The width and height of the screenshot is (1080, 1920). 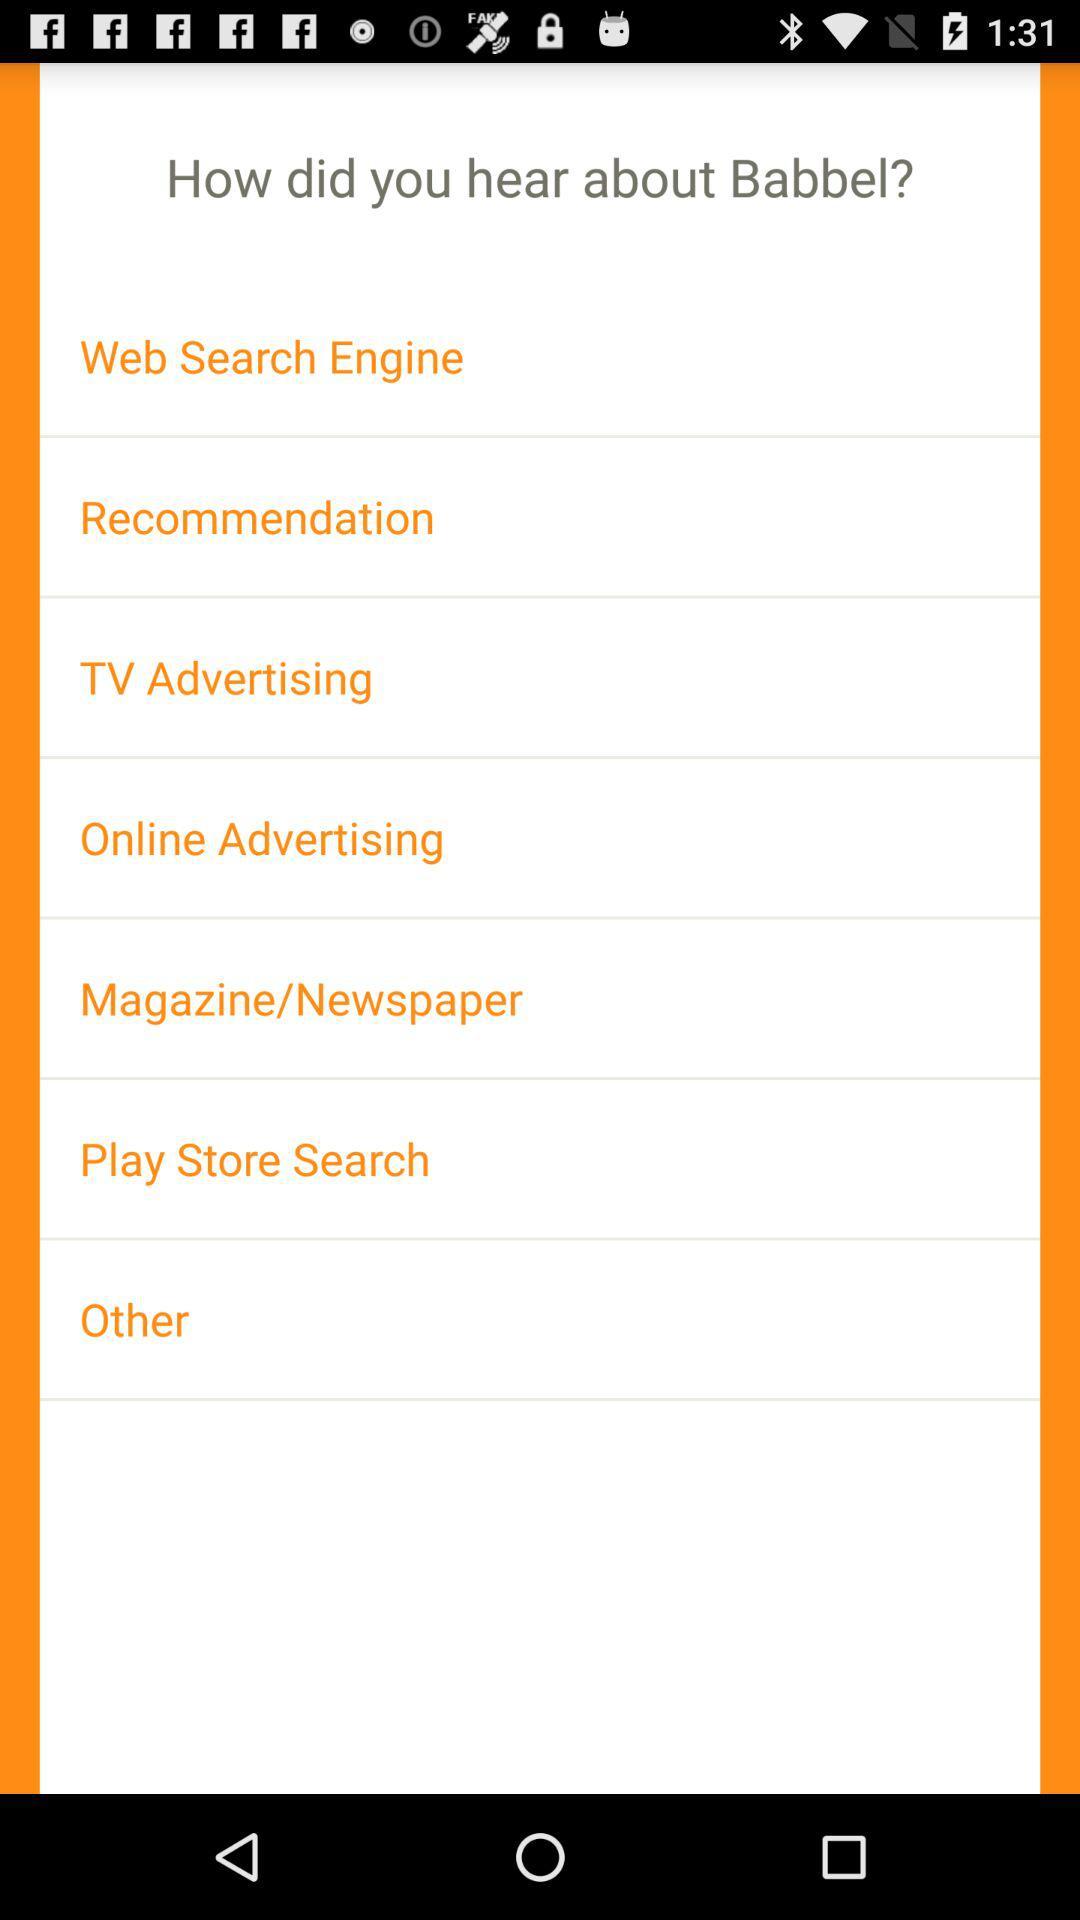 What do you see at coordinates (540, 356) in the screenshot?
I see `the item above recommendation` at bounding box center [540, 356].